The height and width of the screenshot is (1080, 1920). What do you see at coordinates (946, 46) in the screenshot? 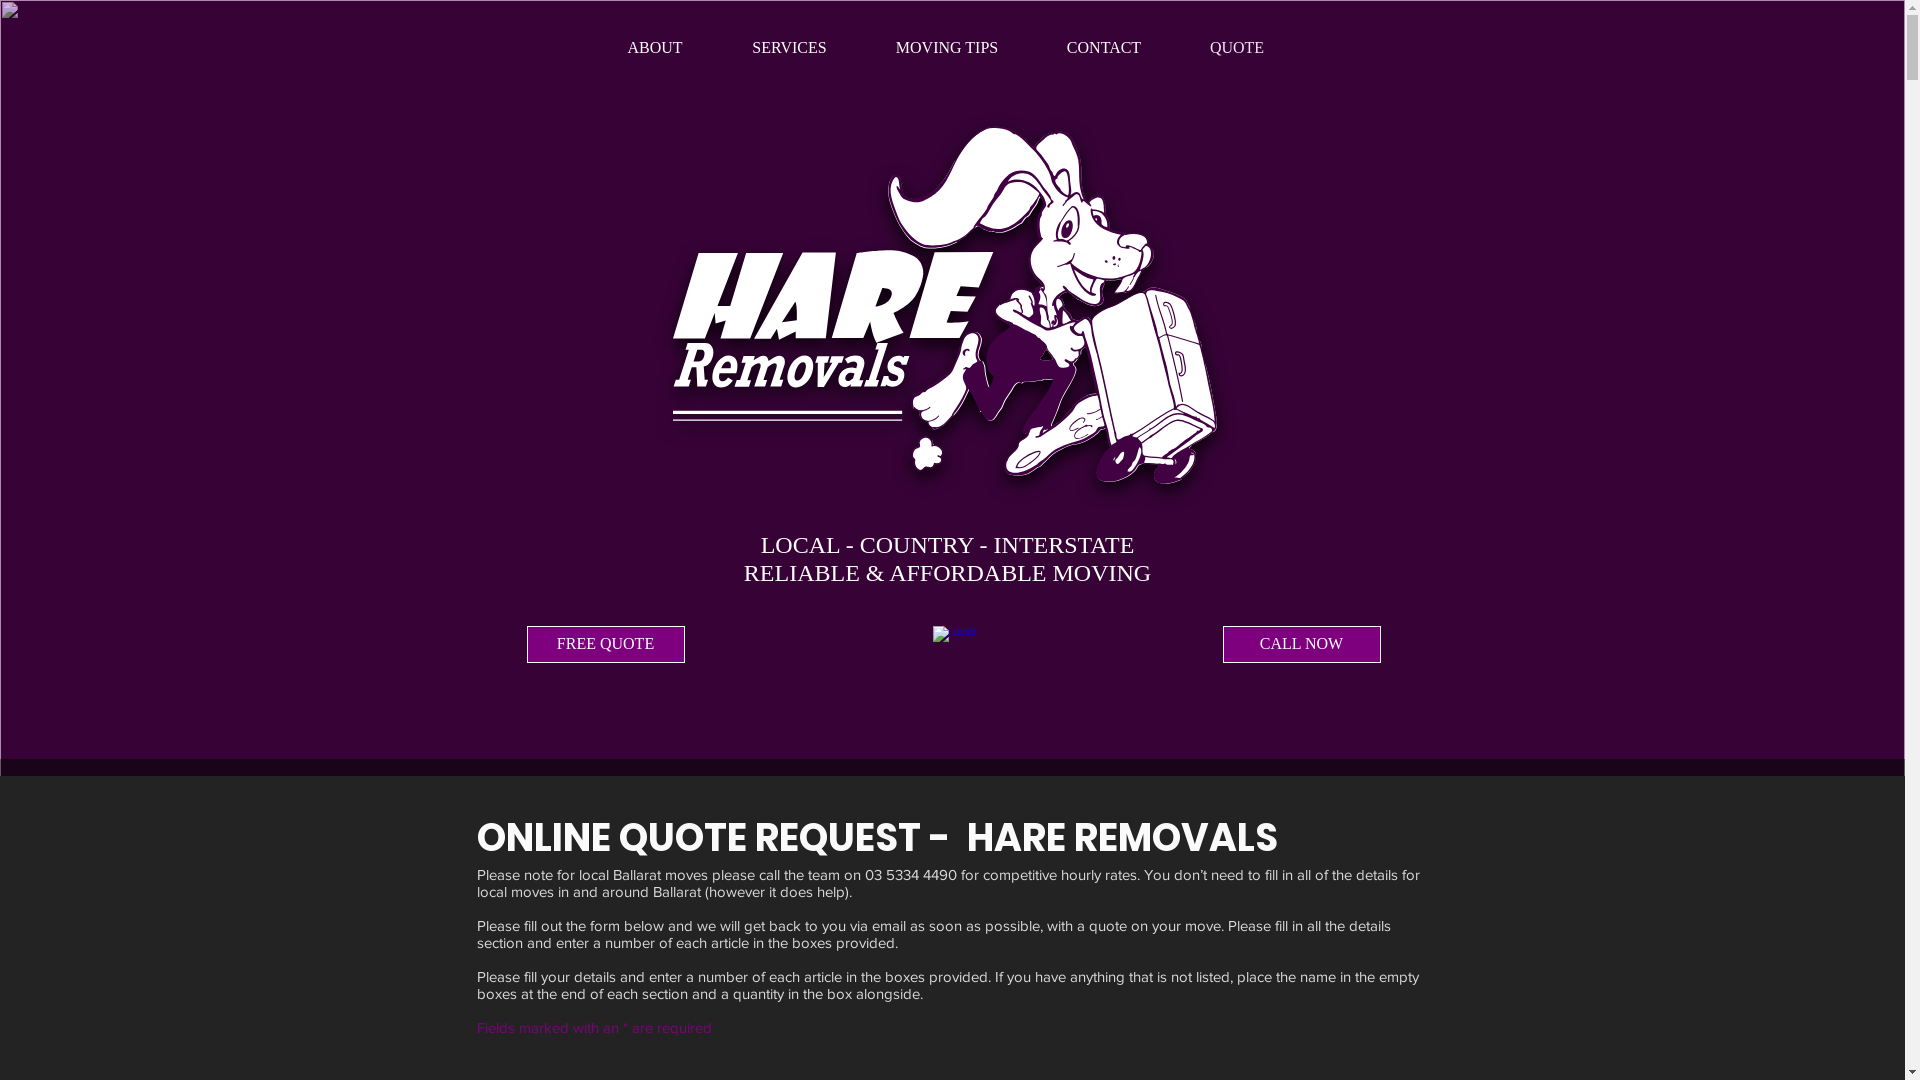
I see `'MOVING TIPS'` at bounding box center [946, 46].